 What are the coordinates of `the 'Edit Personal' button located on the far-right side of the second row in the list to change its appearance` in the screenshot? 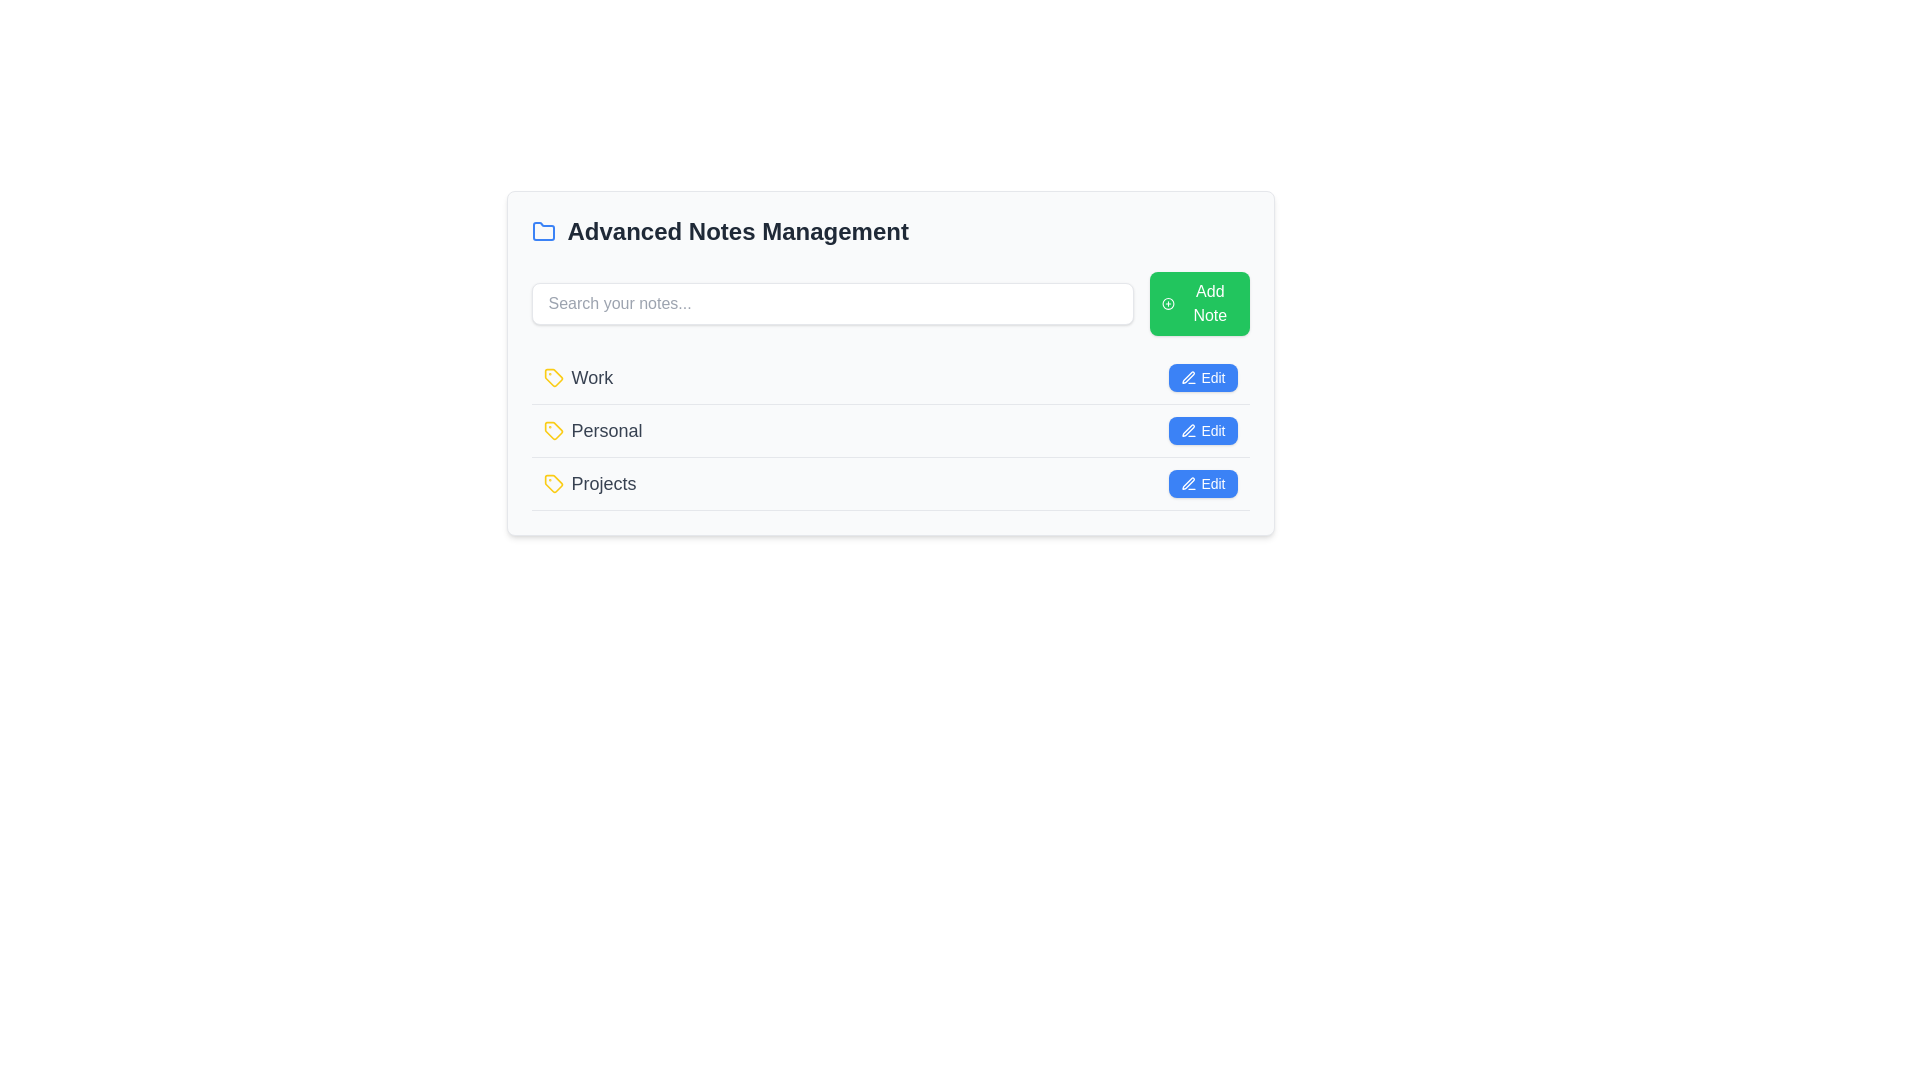 It's located at (1202, 430).